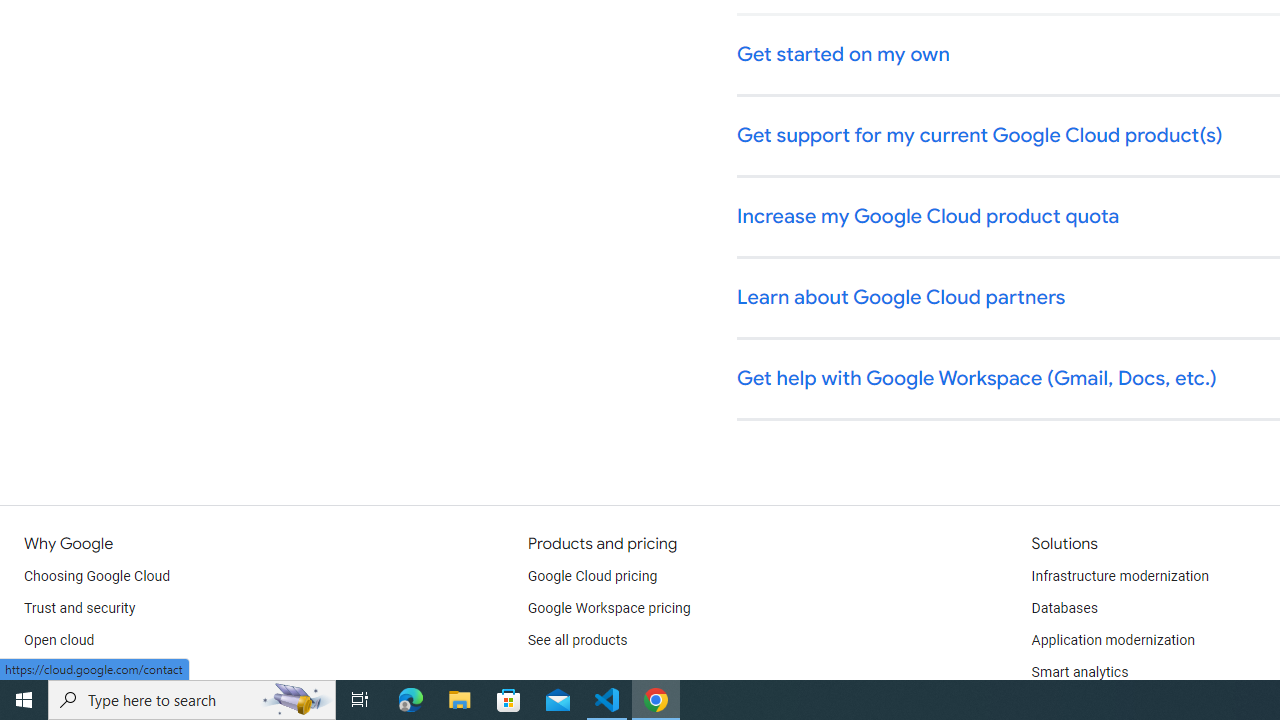 The image size is (1280, 720). What do you see at coordinates (1078, 672) in the screenshot?
I see `'Smart analytics'` at bounding box center [1078, 672].